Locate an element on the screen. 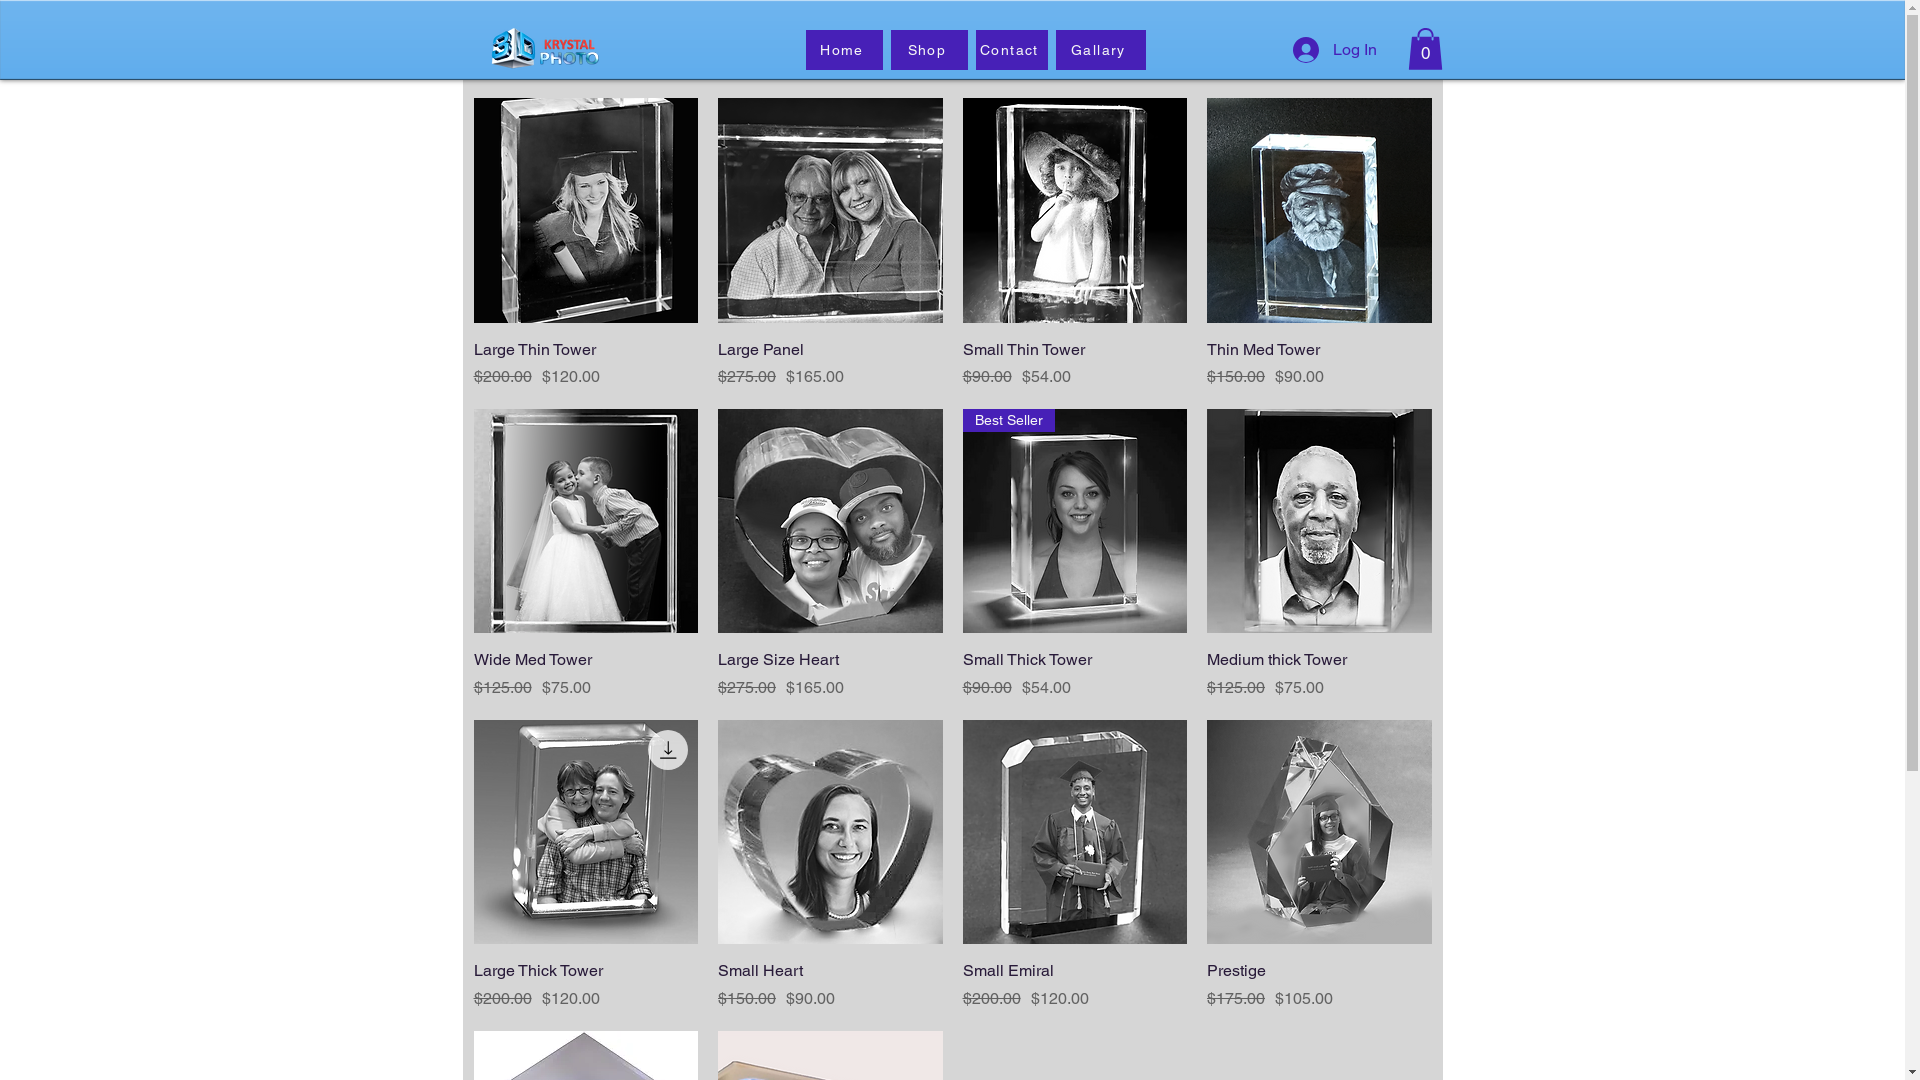  'Small Thick Tower is located at coordinates (1073, 674).